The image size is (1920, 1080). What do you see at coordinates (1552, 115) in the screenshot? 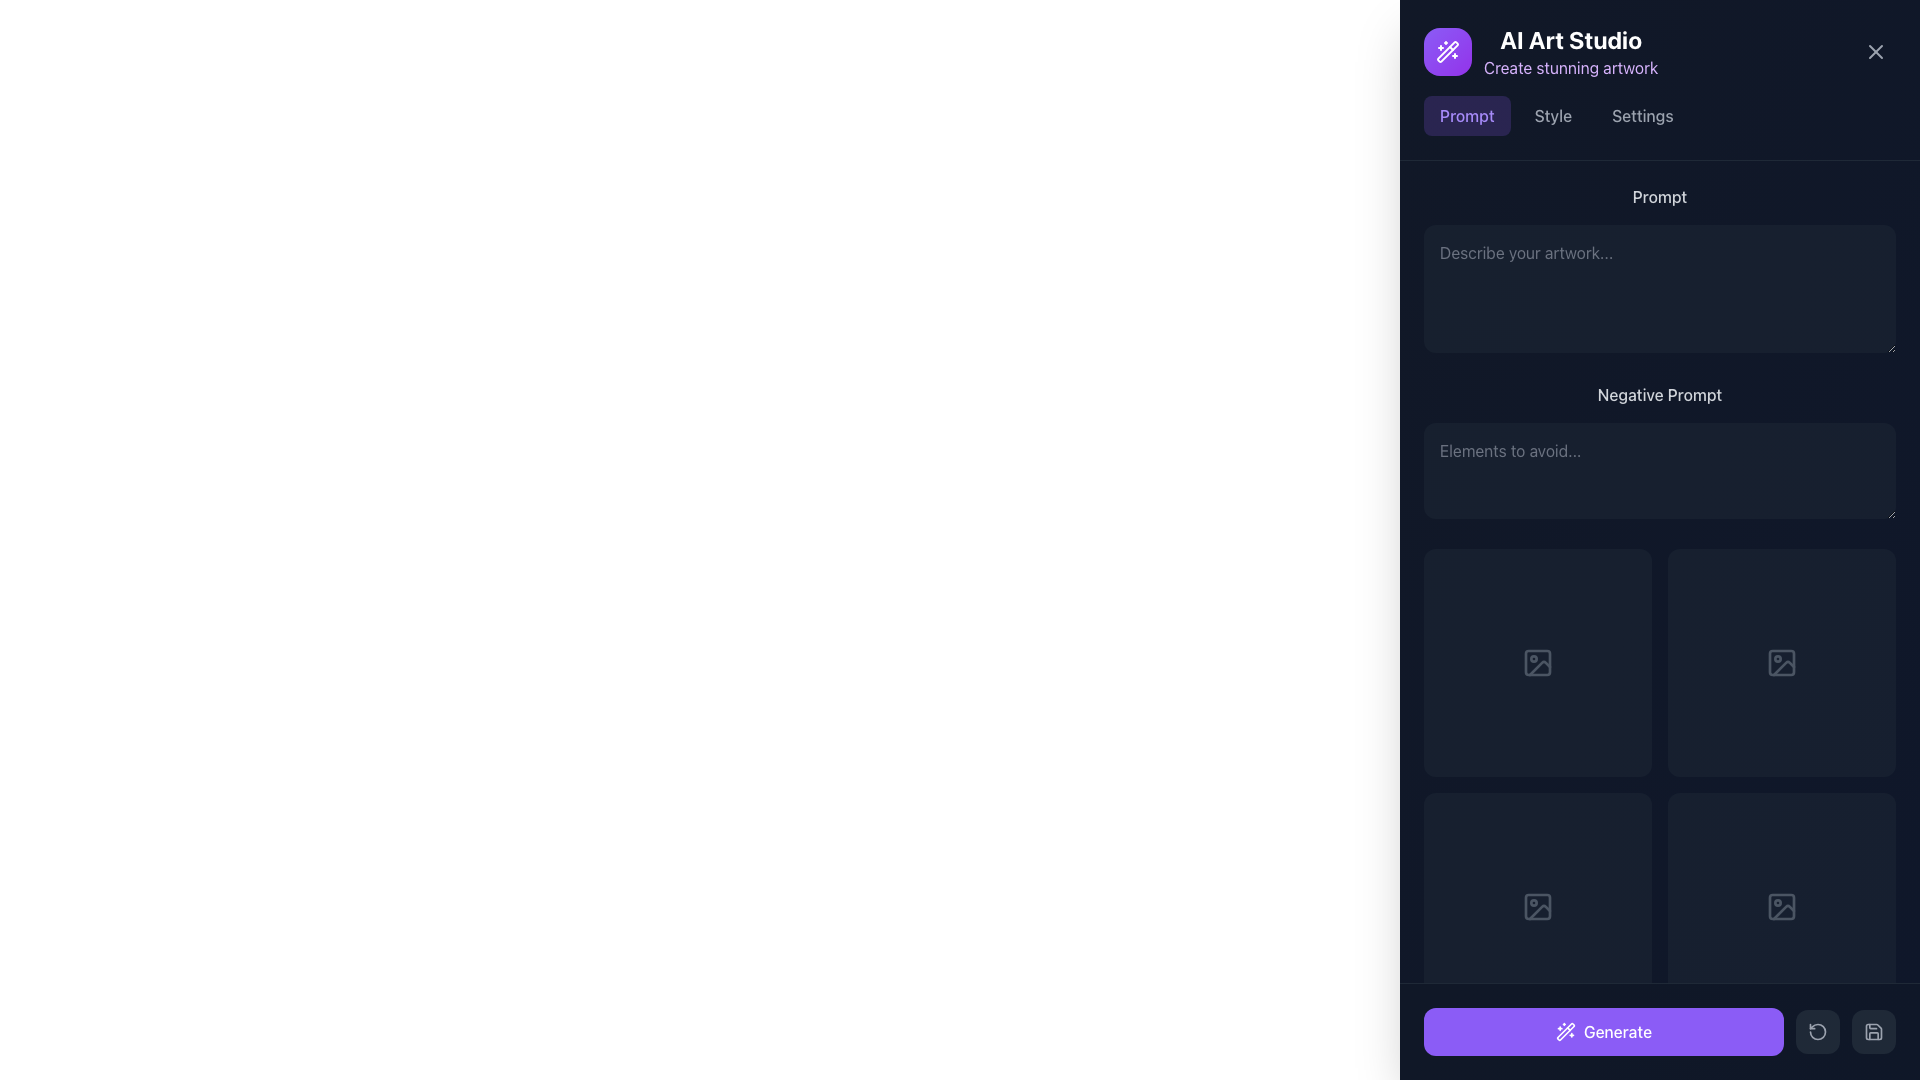
I see `the style settings button located between the 'Prompt' and 'Settings' buttons in the AI Art Studio interface` at bounding box center [1552, 115].